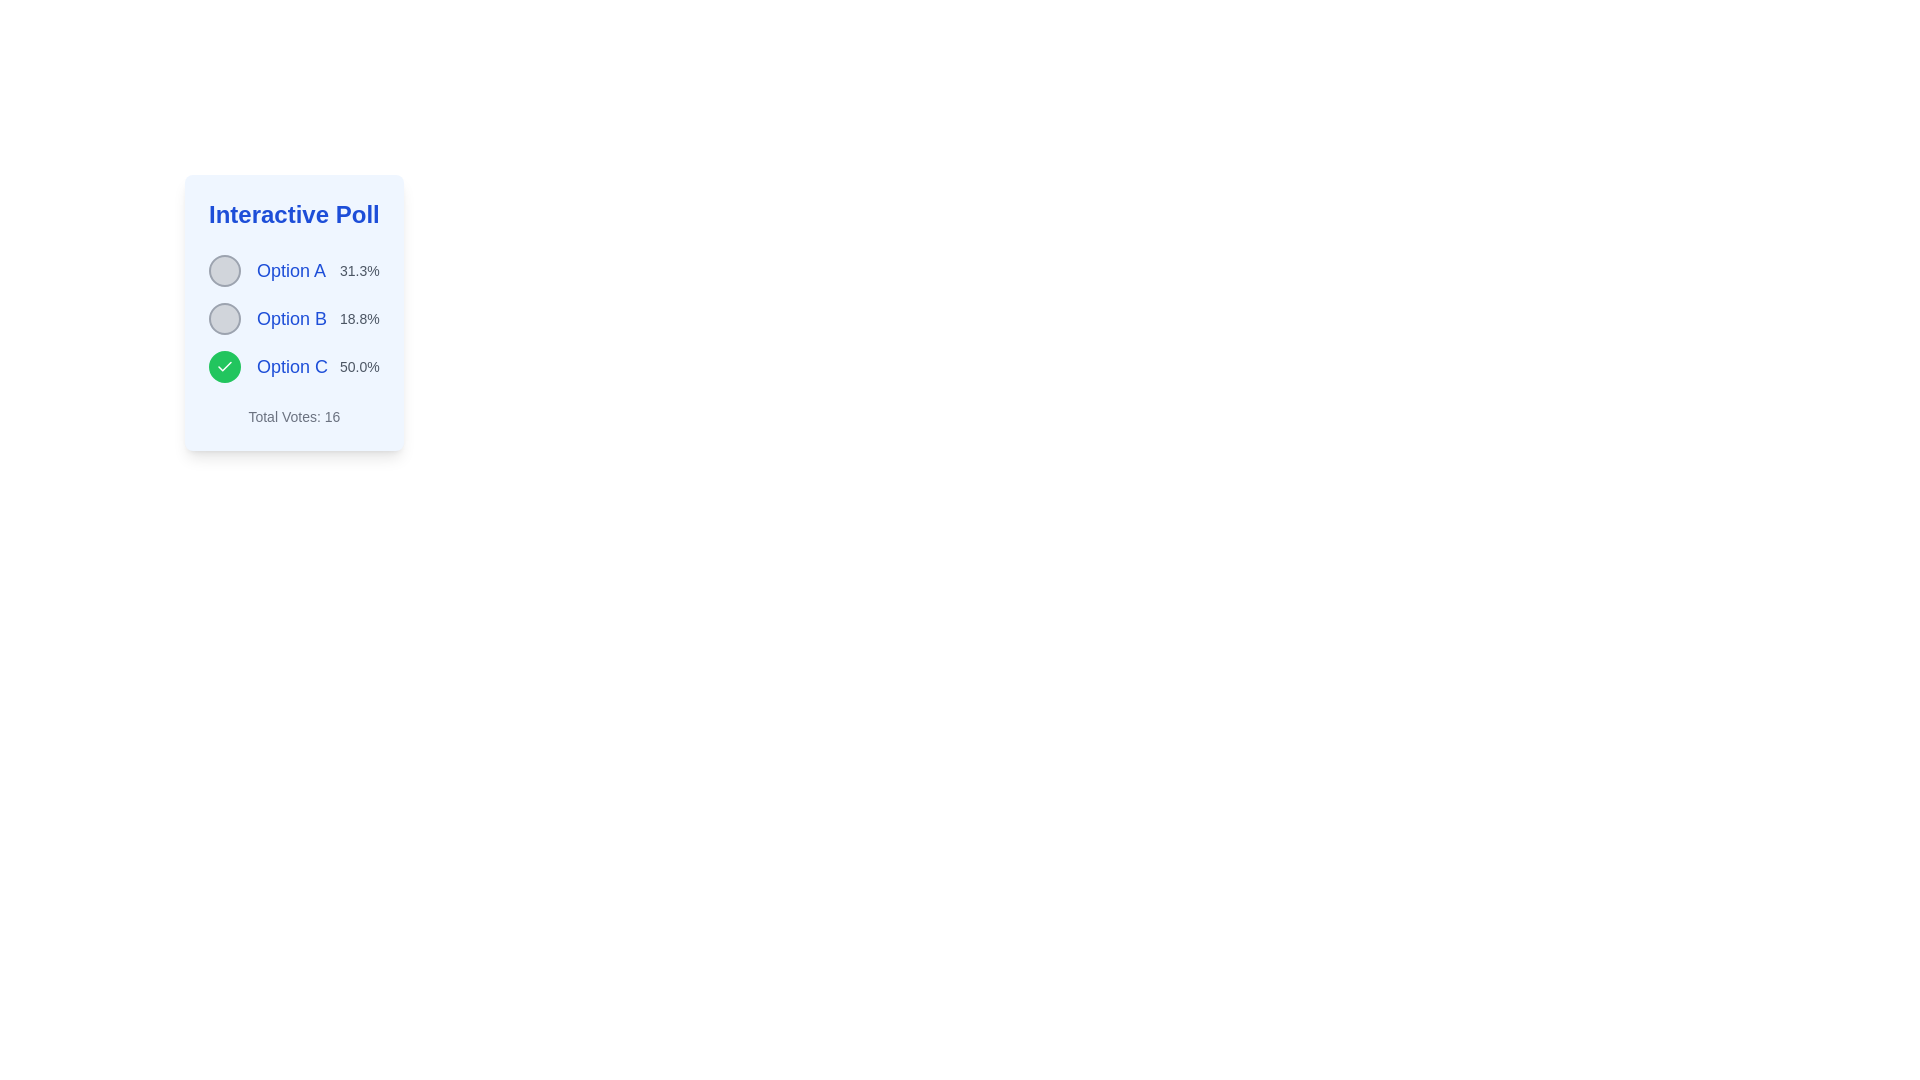 This screenshot has width=1920, height=1080. I want to click on the circular radio button for 'Option A' in the poll, so click(266, 270).